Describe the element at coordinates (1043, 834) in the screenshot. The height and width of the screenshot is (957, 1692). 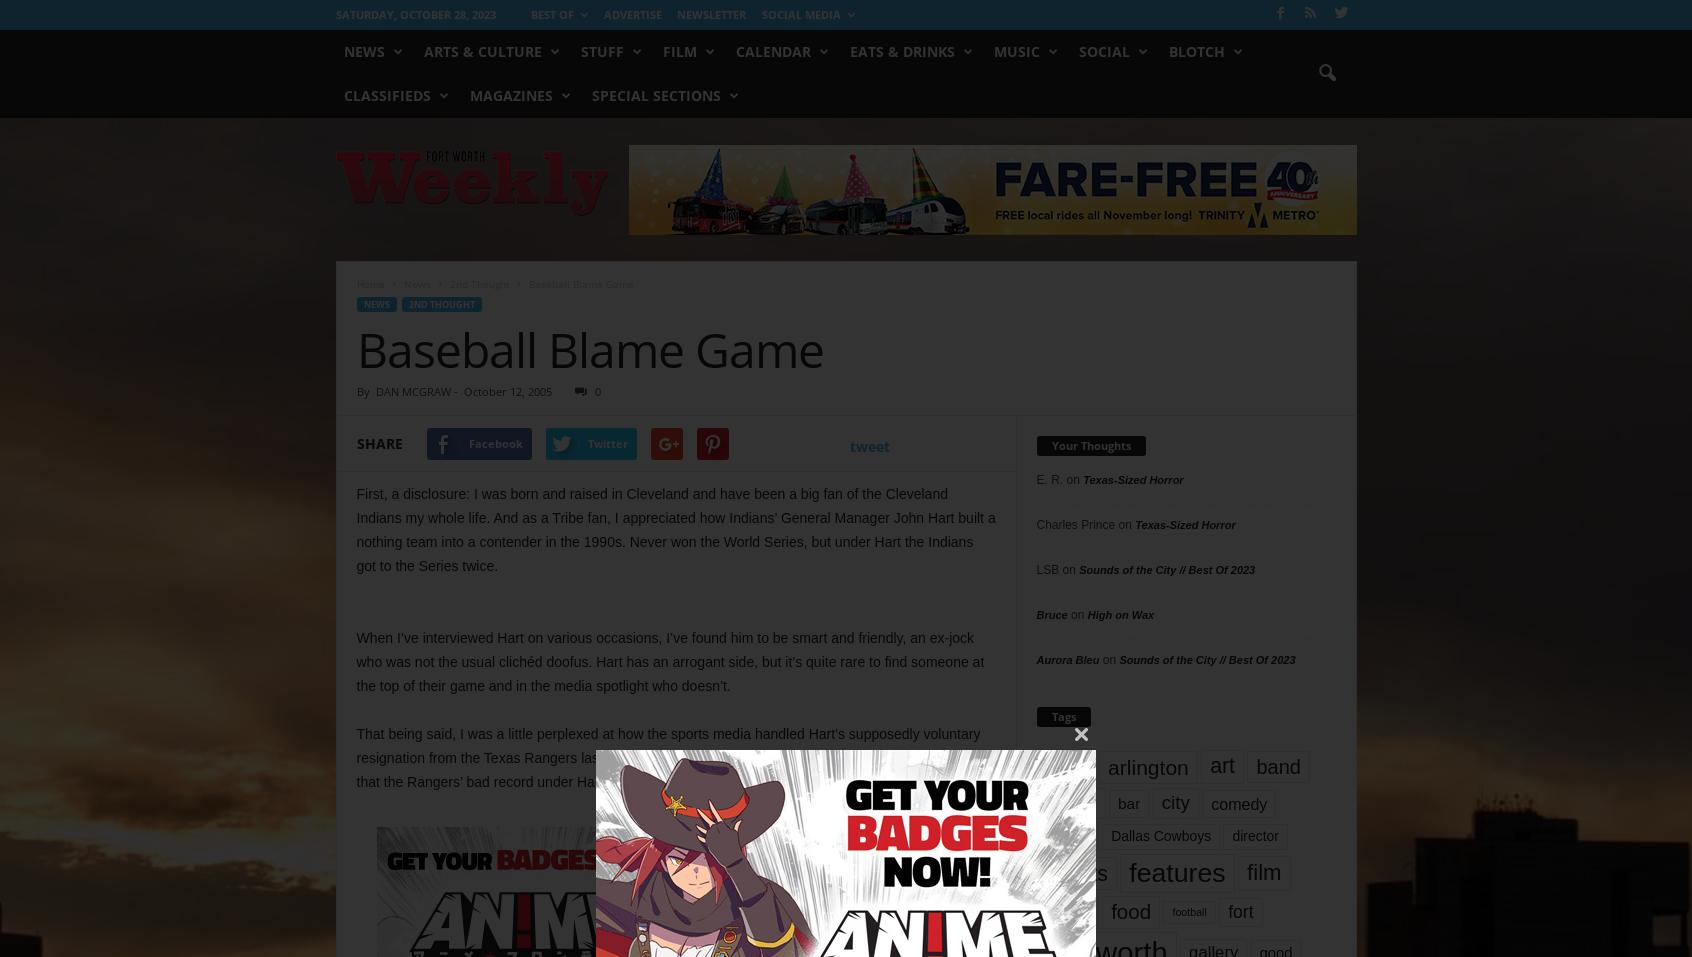
I see `'dallas'` at that location.